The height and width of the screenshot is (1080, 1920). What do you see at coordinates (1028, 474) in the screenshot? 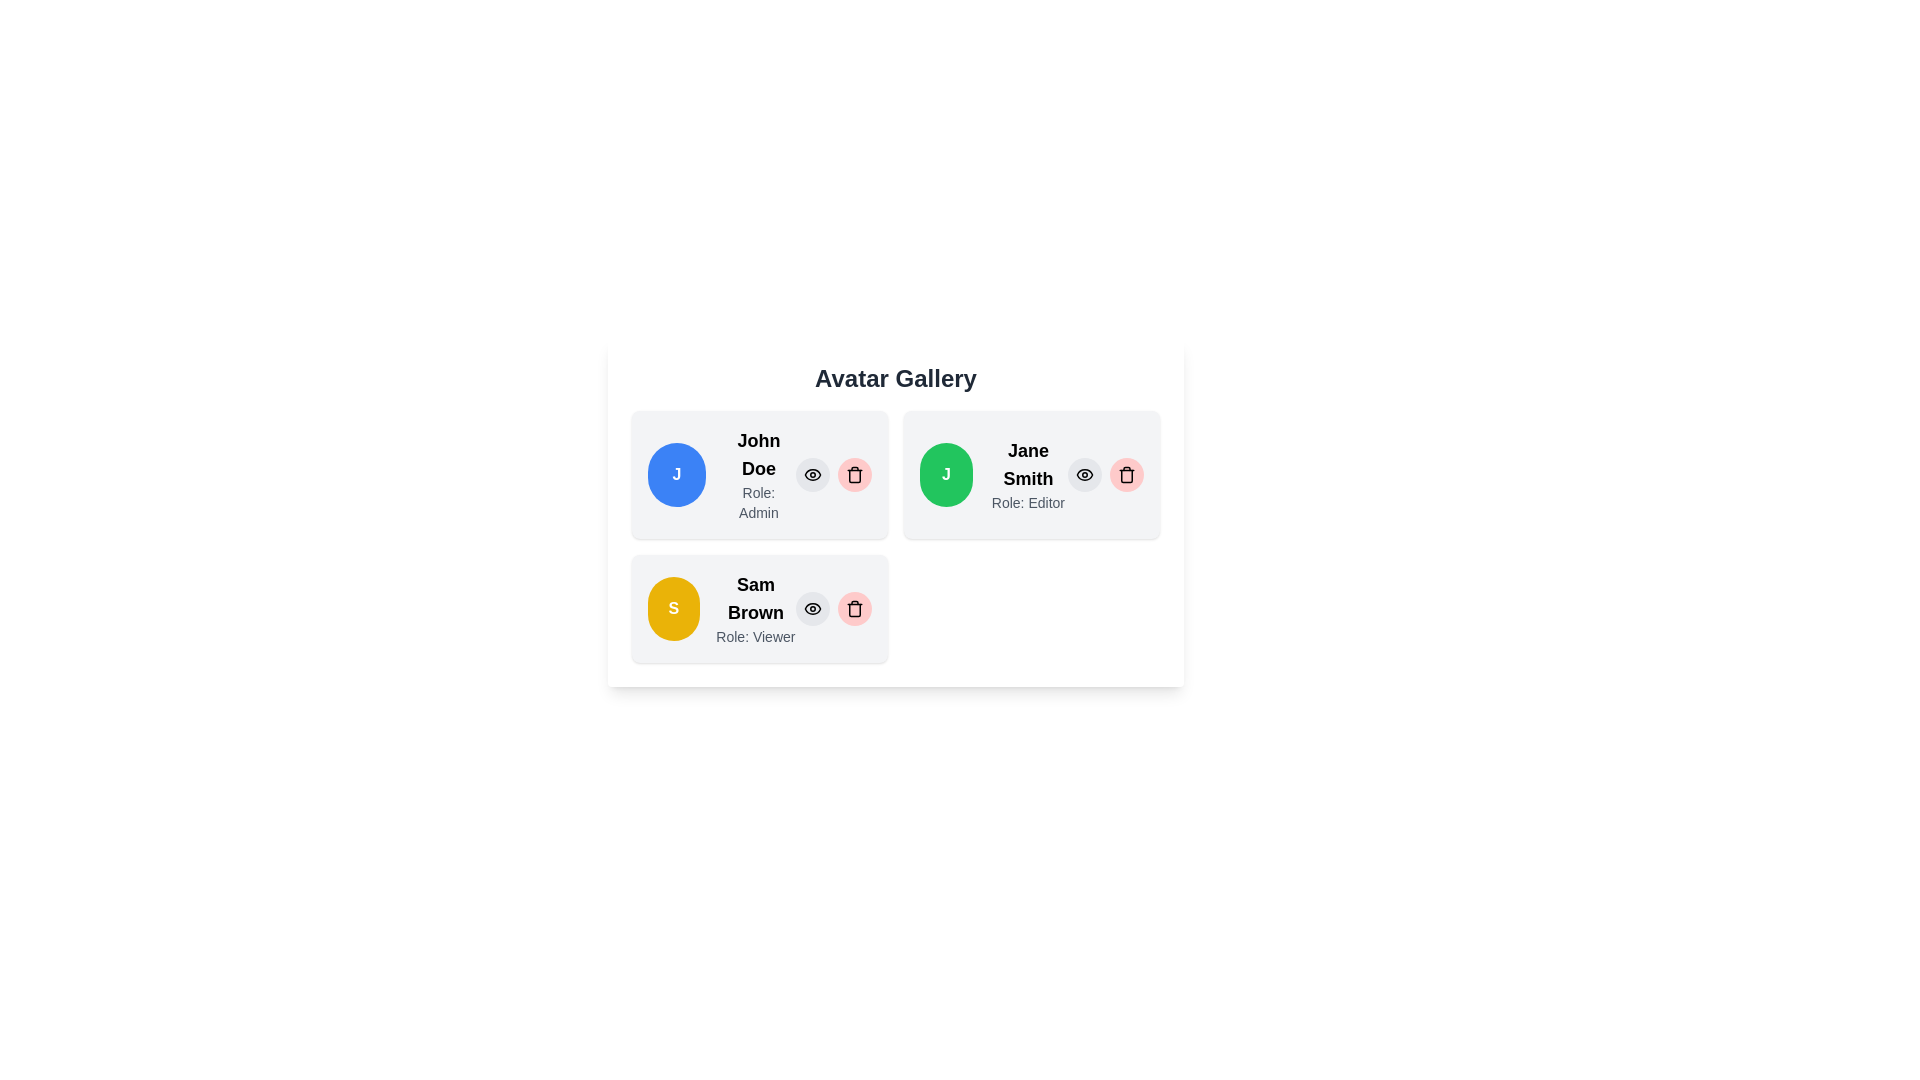
I see `displayed text in the Text block containing user information for 'Jane Smith' and 'Role: Editor', located under 'Avatar Gallery'` at bounding box center [1028, 474].